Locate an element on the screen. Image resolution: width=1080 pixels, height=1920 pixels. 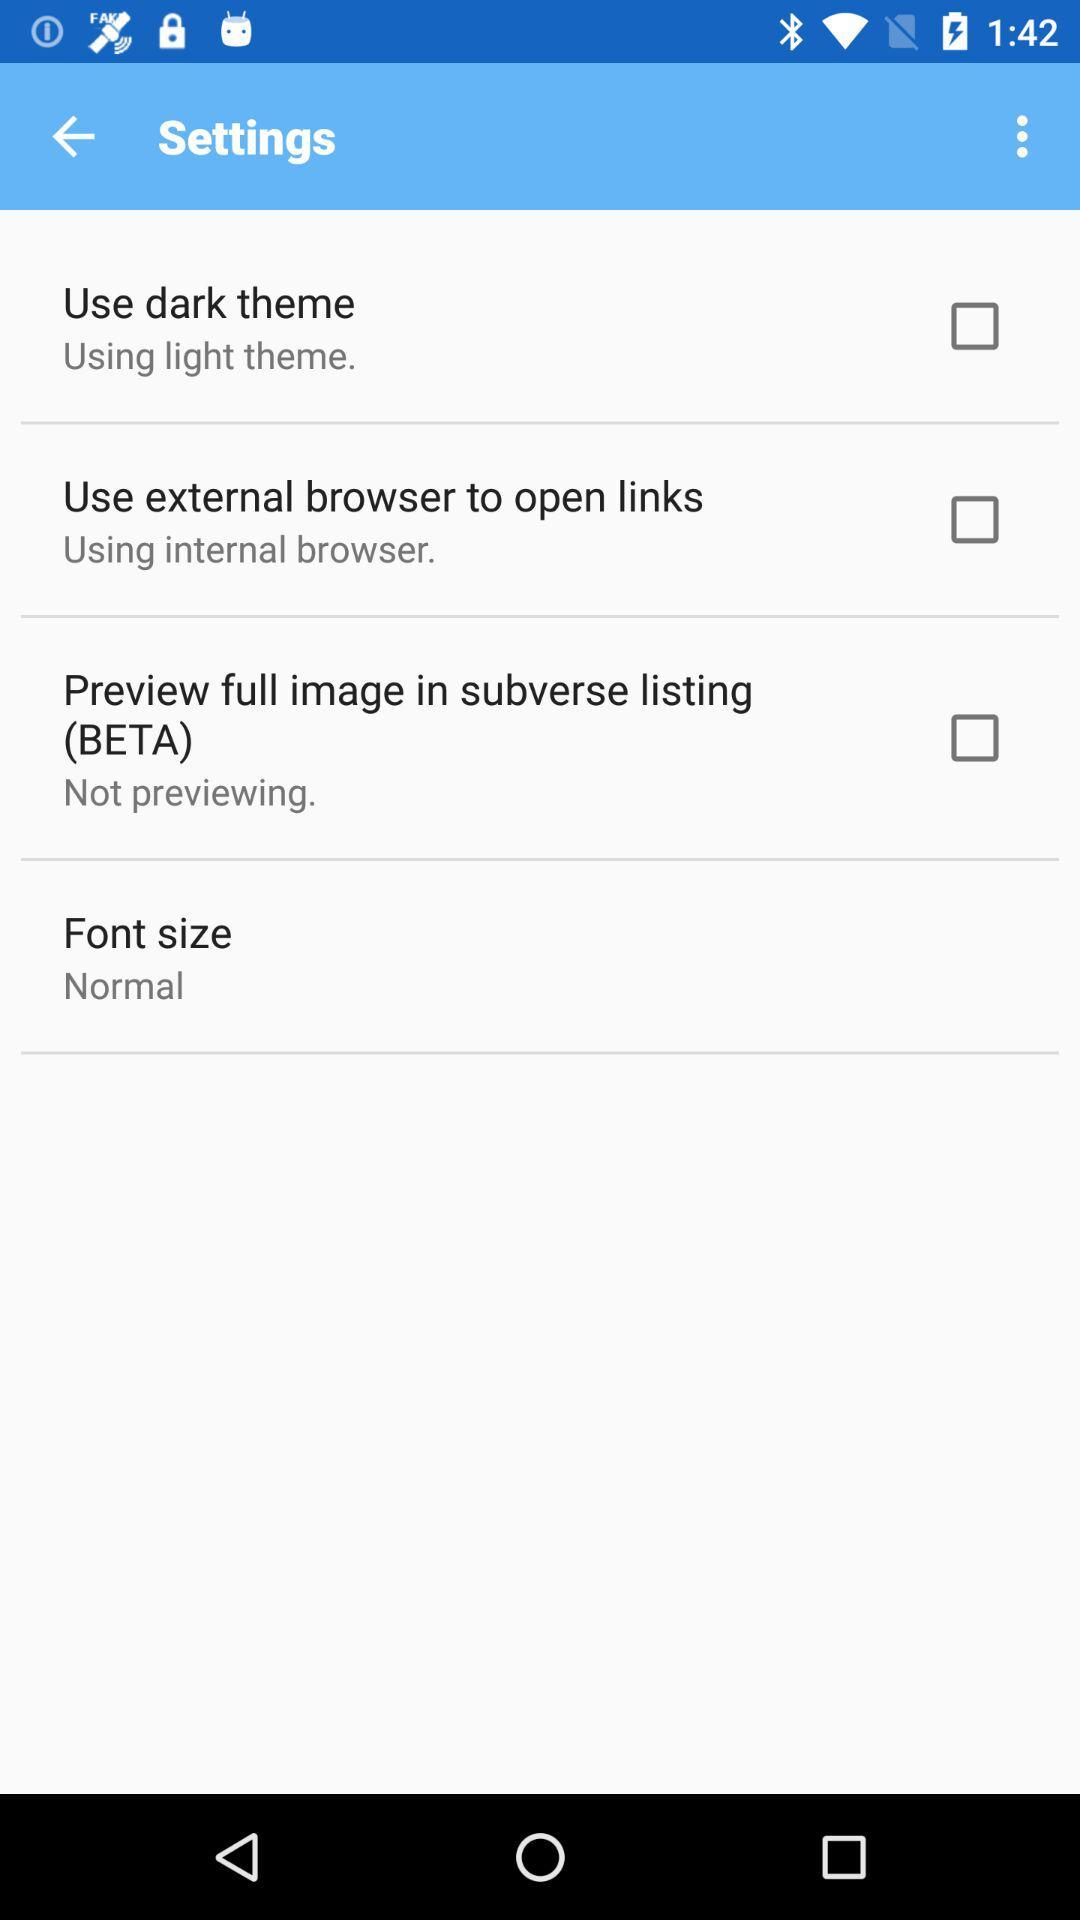
the use dark theme item is located at coordinates (209, 300).